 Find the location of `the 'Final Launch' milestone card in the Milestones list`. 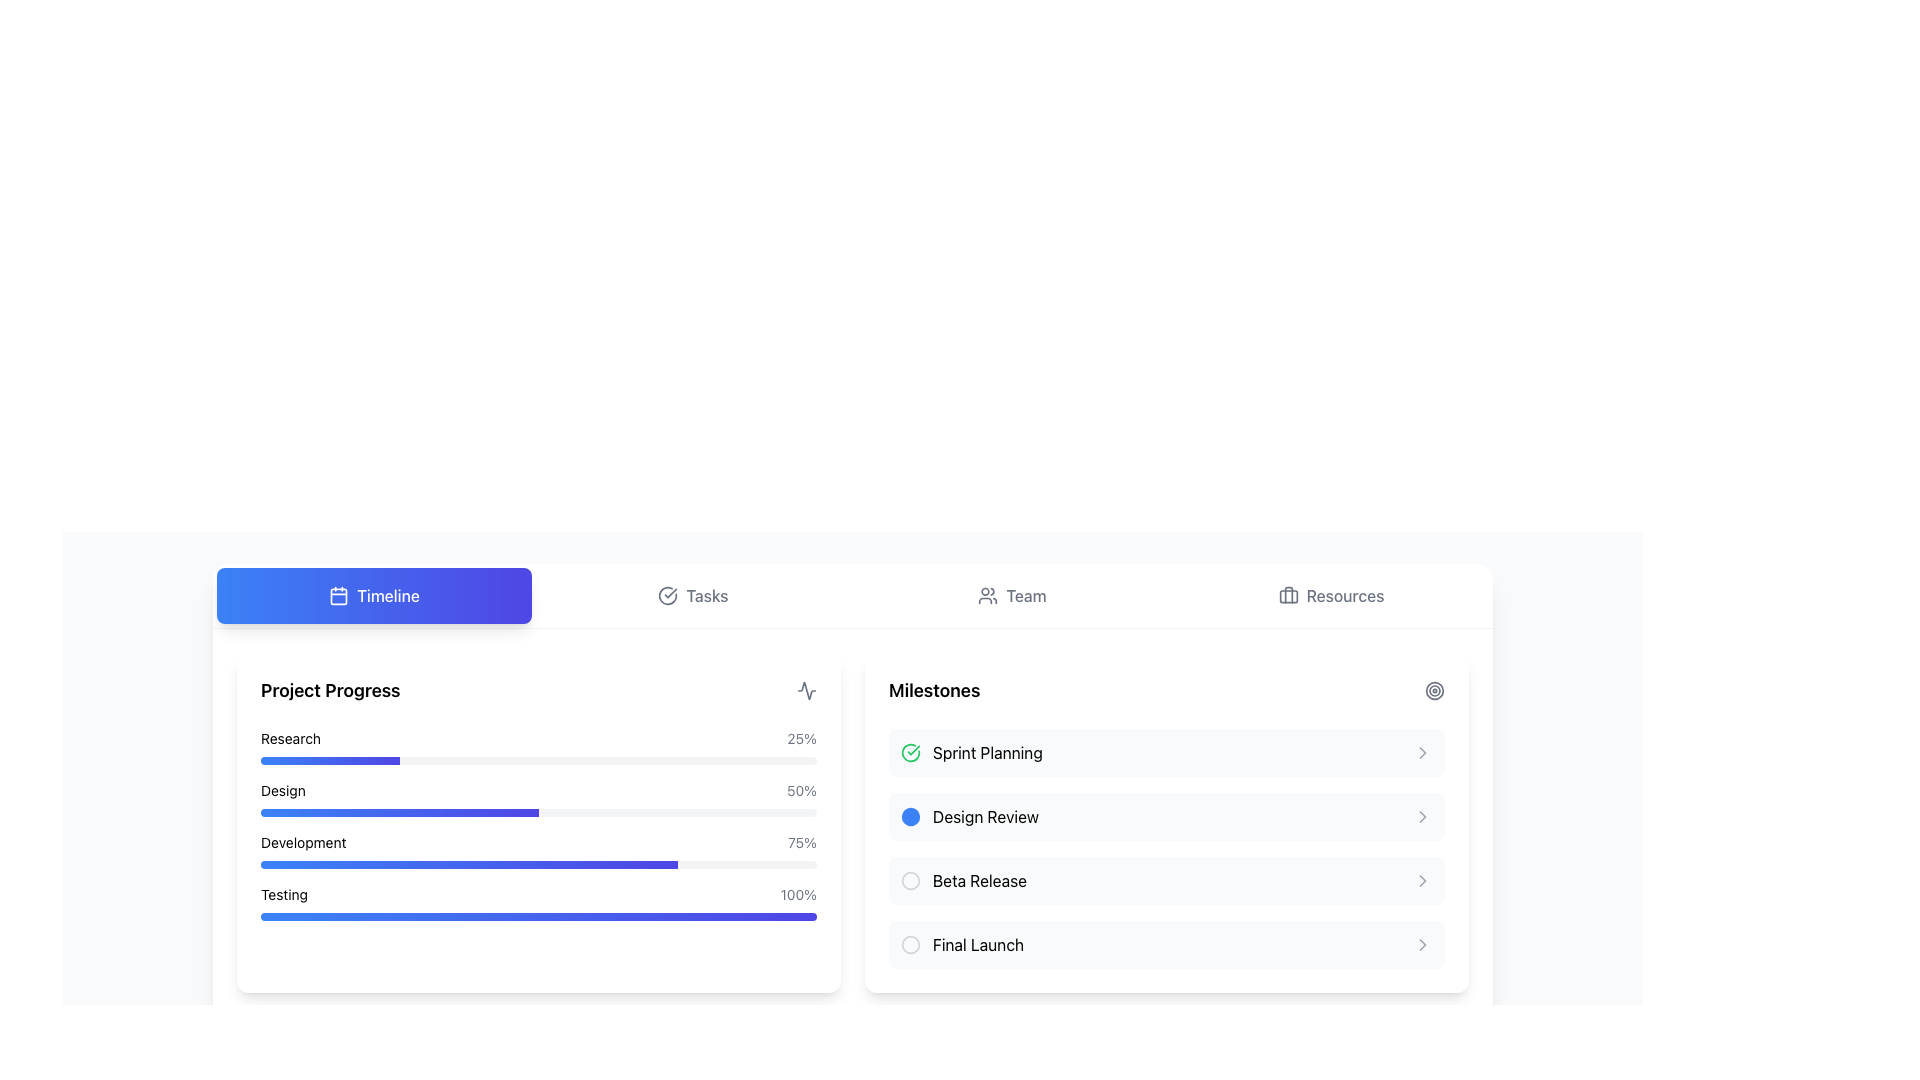

the 'Final Launch' milestone card in the Milestones list is located at coordinates (1166, 945).